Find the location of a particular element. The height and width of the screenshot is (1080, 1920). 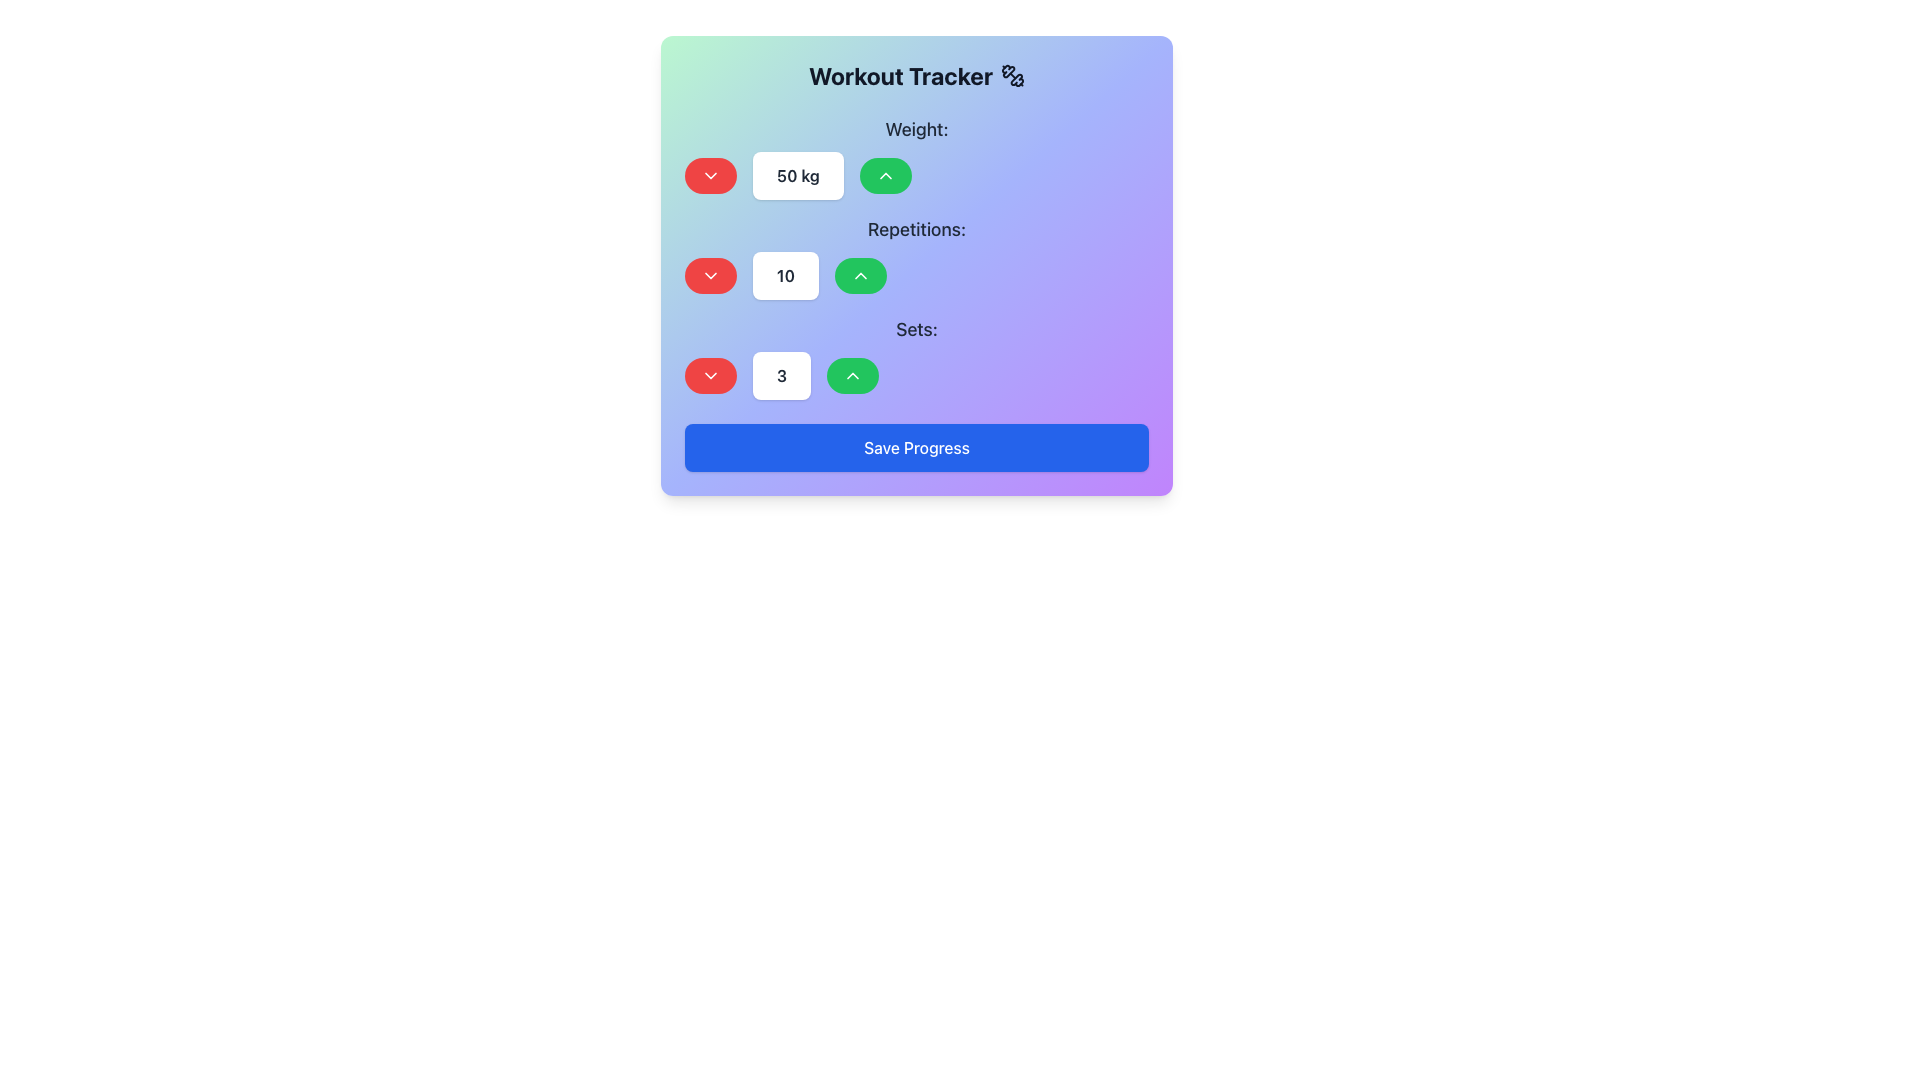

the second downward chevron icon inside the red circular button next to the 'Repetitions' field for visual feedback is located at coordinates (710, 276).